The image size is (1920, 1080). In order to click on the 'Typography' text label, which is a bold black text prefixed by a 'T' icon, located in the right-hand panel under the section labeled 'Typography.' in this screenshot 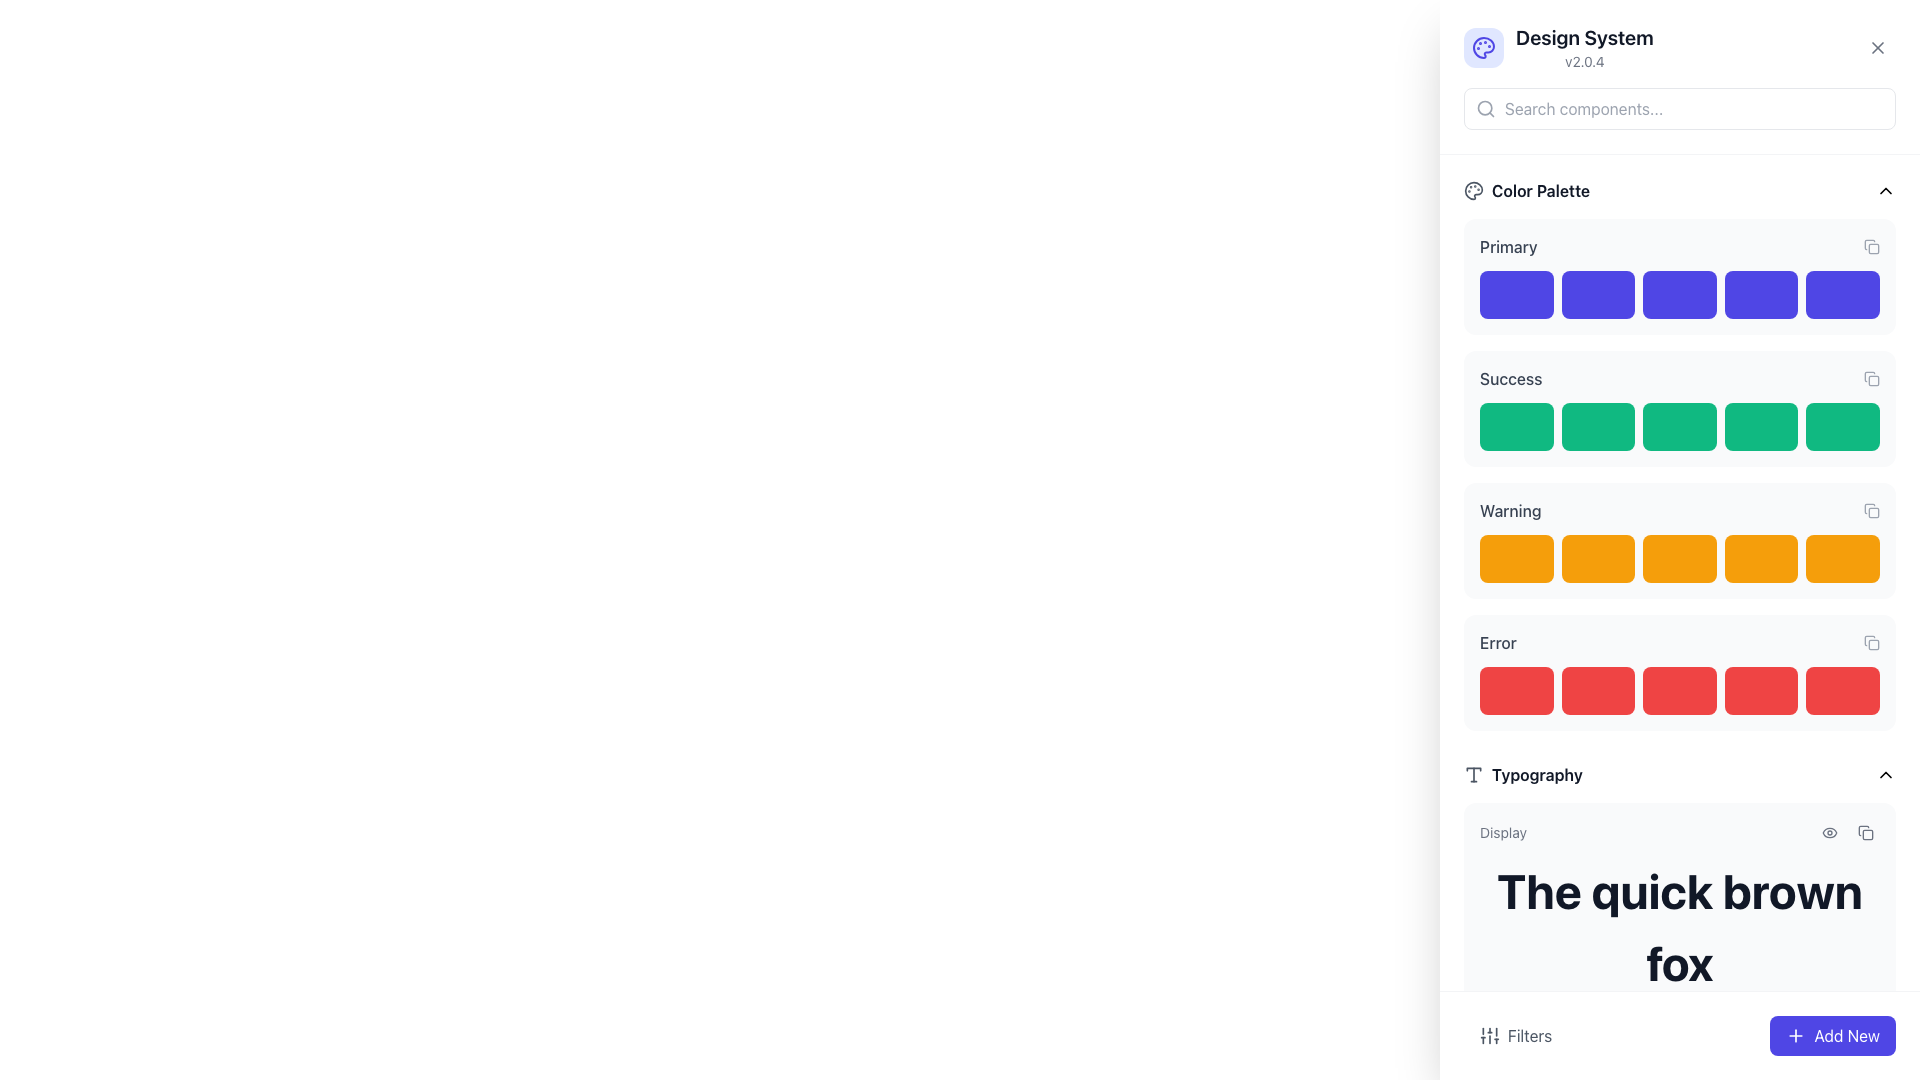, I will do `click(1522, 774)`.